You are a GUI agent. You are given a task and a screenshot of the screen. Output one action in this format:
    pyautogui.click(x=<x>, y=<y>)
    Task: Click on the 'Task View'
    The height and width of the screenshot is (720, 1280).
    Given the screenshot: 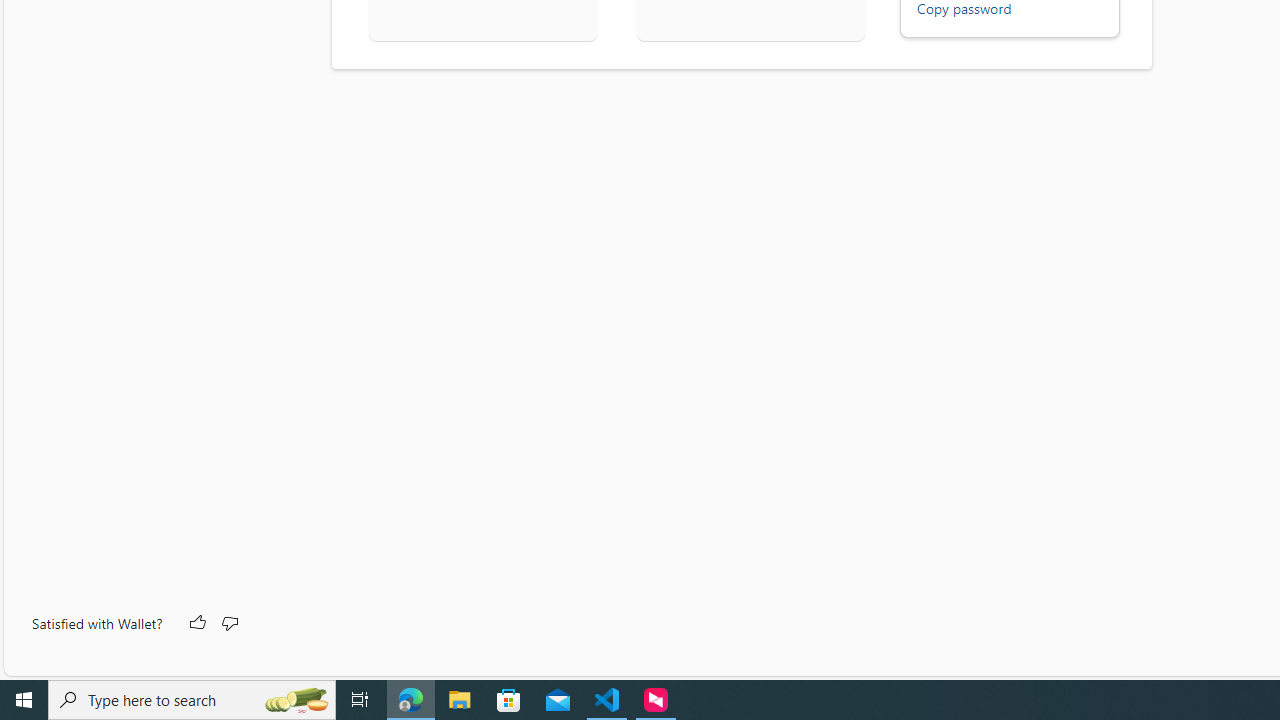 What is the action you would take?
    pyautogui.click(x=359, y=698)
    